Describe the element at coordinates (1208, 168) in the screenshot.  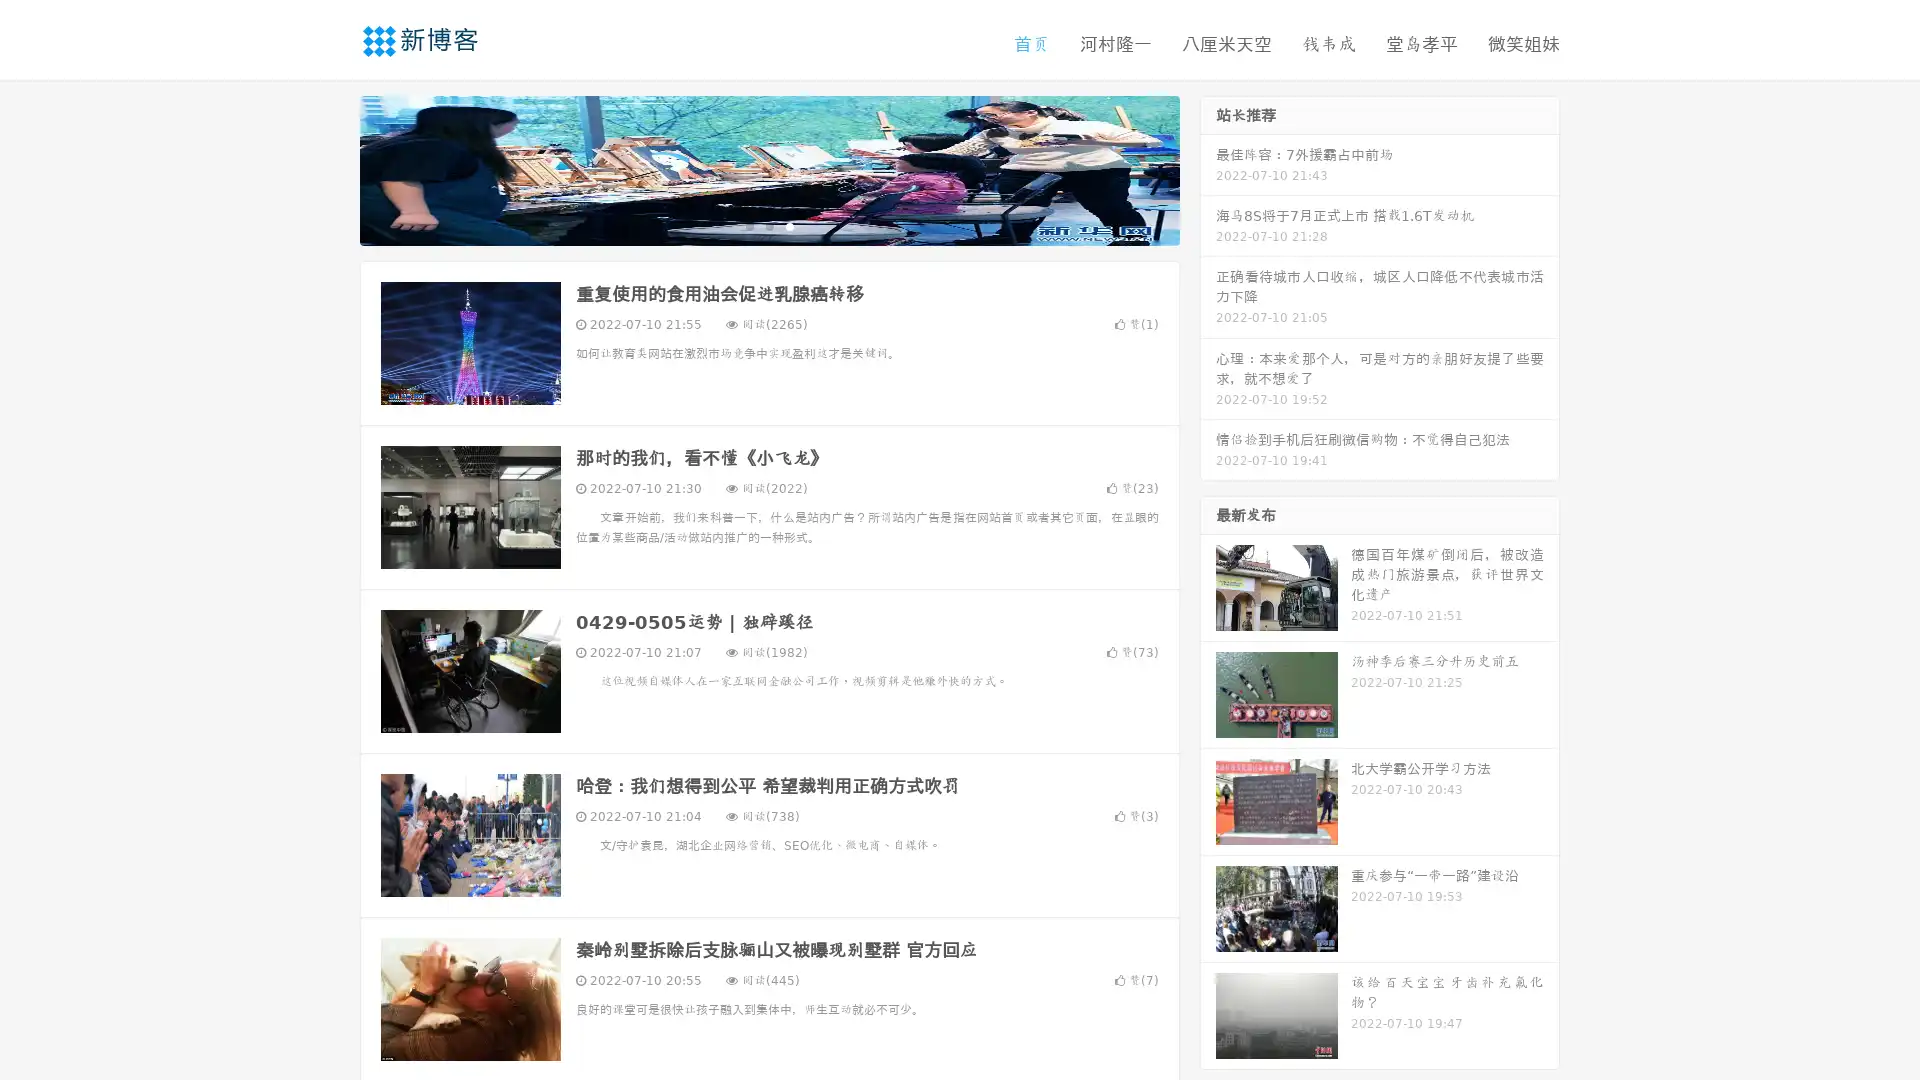
I see `Next slide` at that location.